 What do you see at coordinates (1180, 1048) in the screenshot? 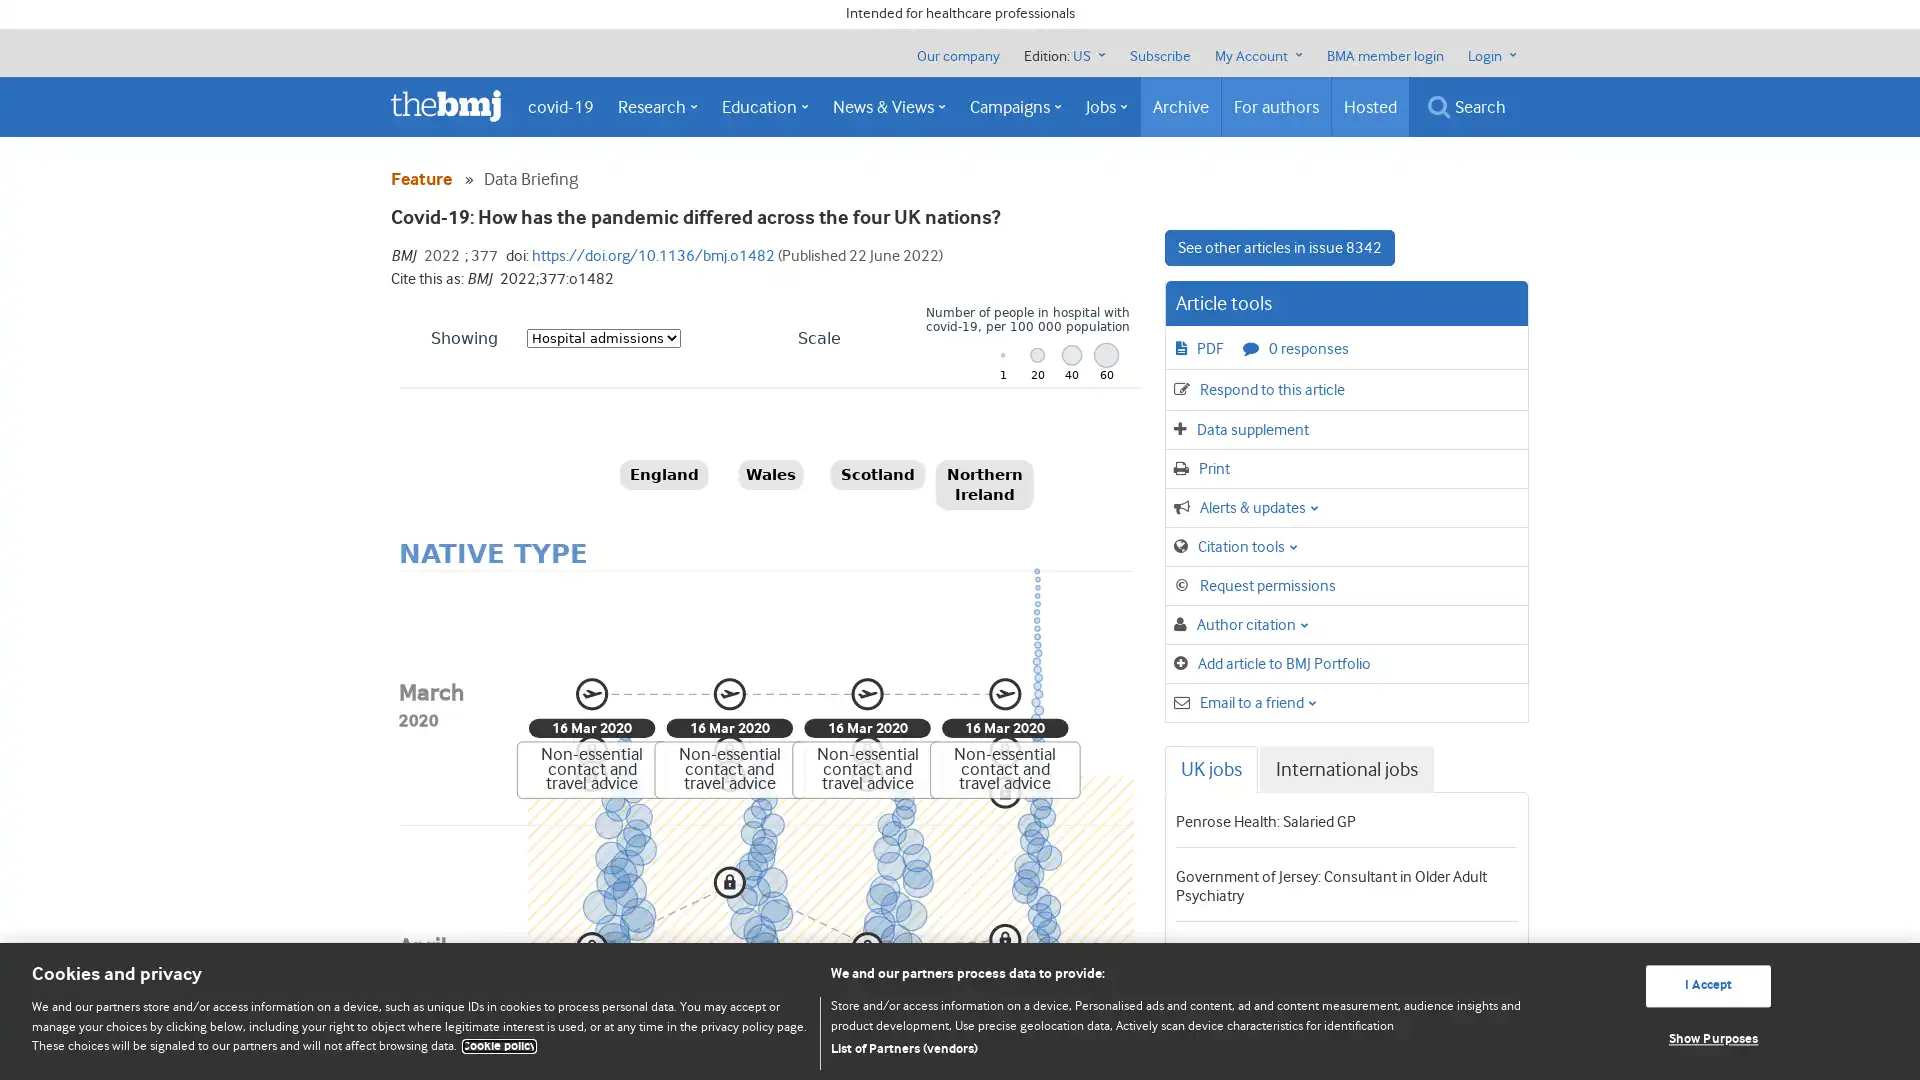
I see `List of Partners (vendors)` at bounding box center [1180, 1048].